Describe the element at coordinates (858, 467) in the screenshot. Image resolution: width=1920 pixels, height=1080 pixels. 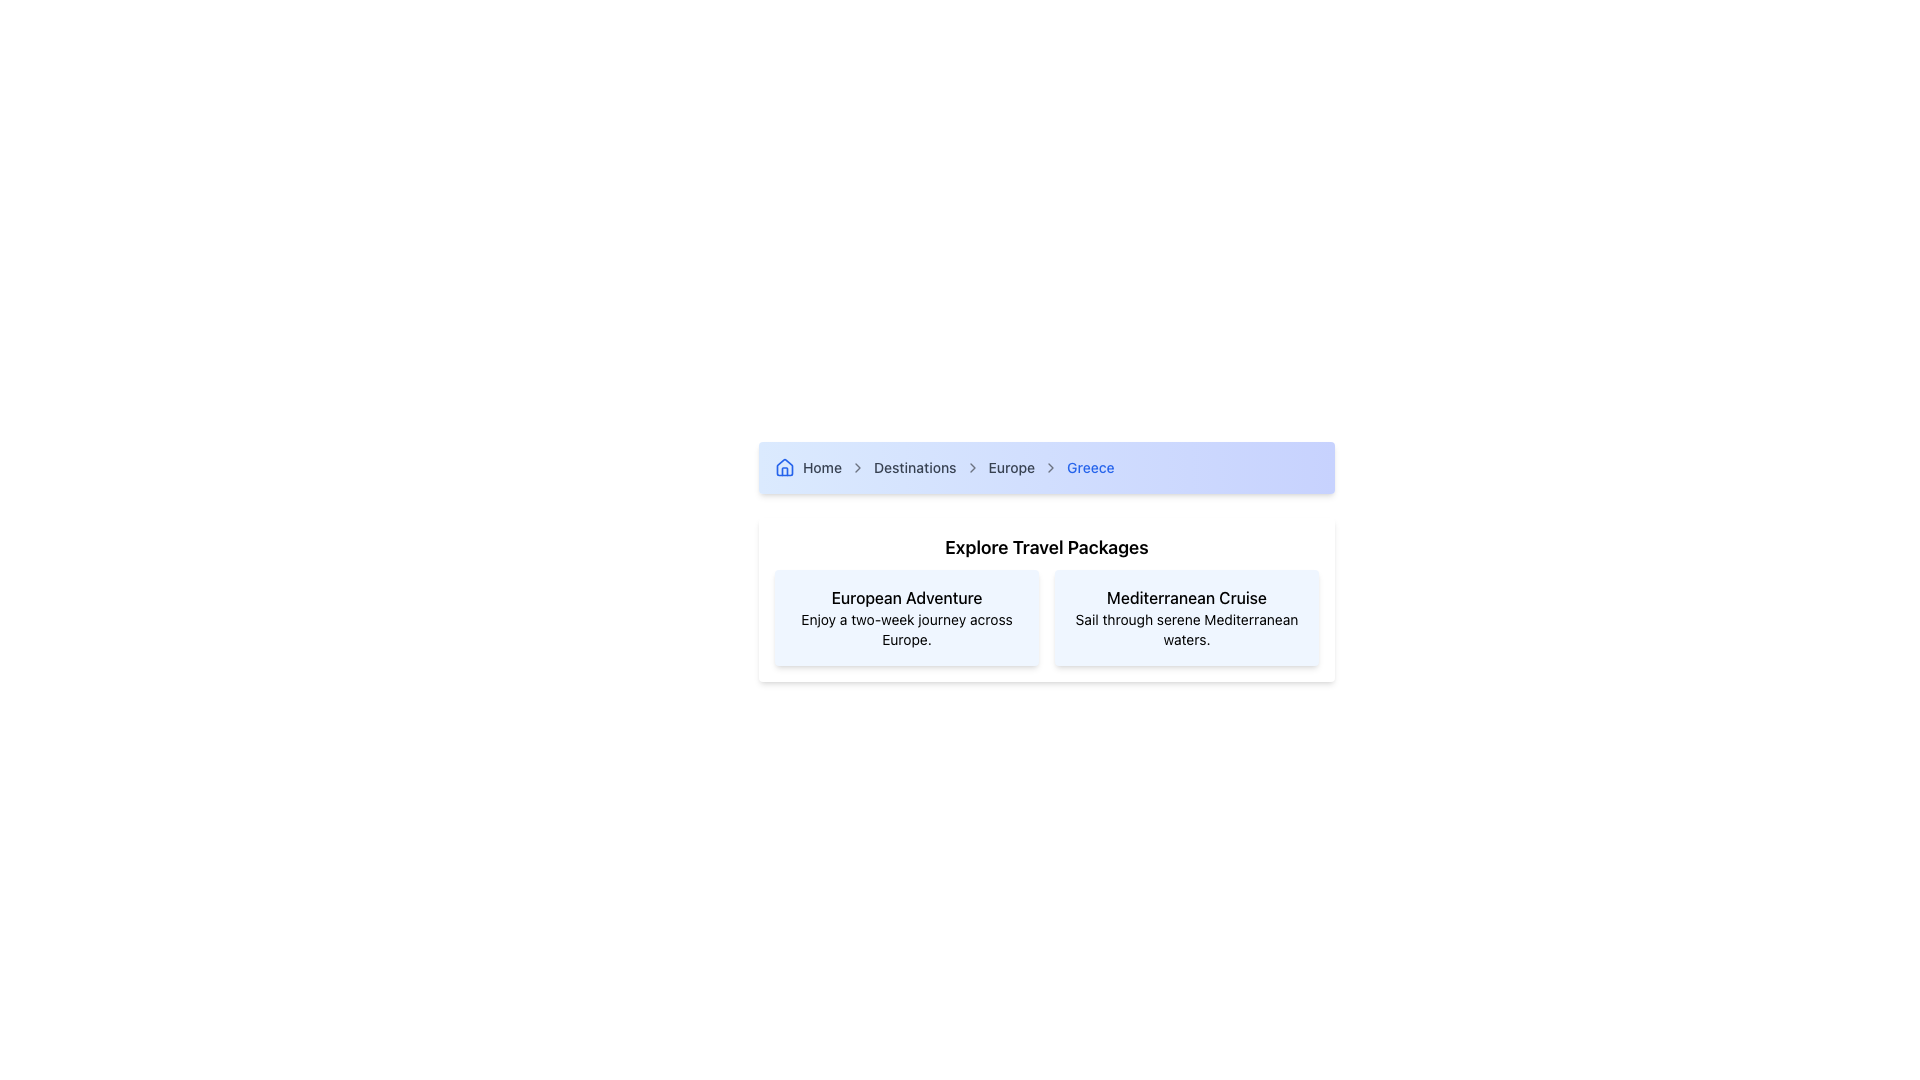
I see `the visual indication of section transition by interacting with the small right-facing arrow icon in the breadcrumb navigation bar, located between the 'Home' and 'Destinations' links` at that location.